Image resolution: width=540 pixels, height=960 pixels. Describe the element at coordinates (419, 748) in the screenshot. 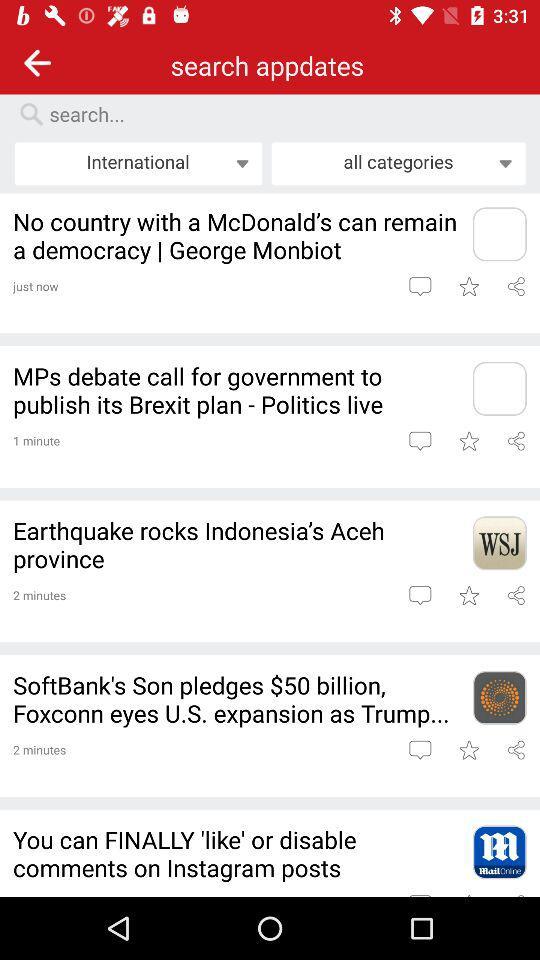

I see `open article comments comment on the article` at that location.